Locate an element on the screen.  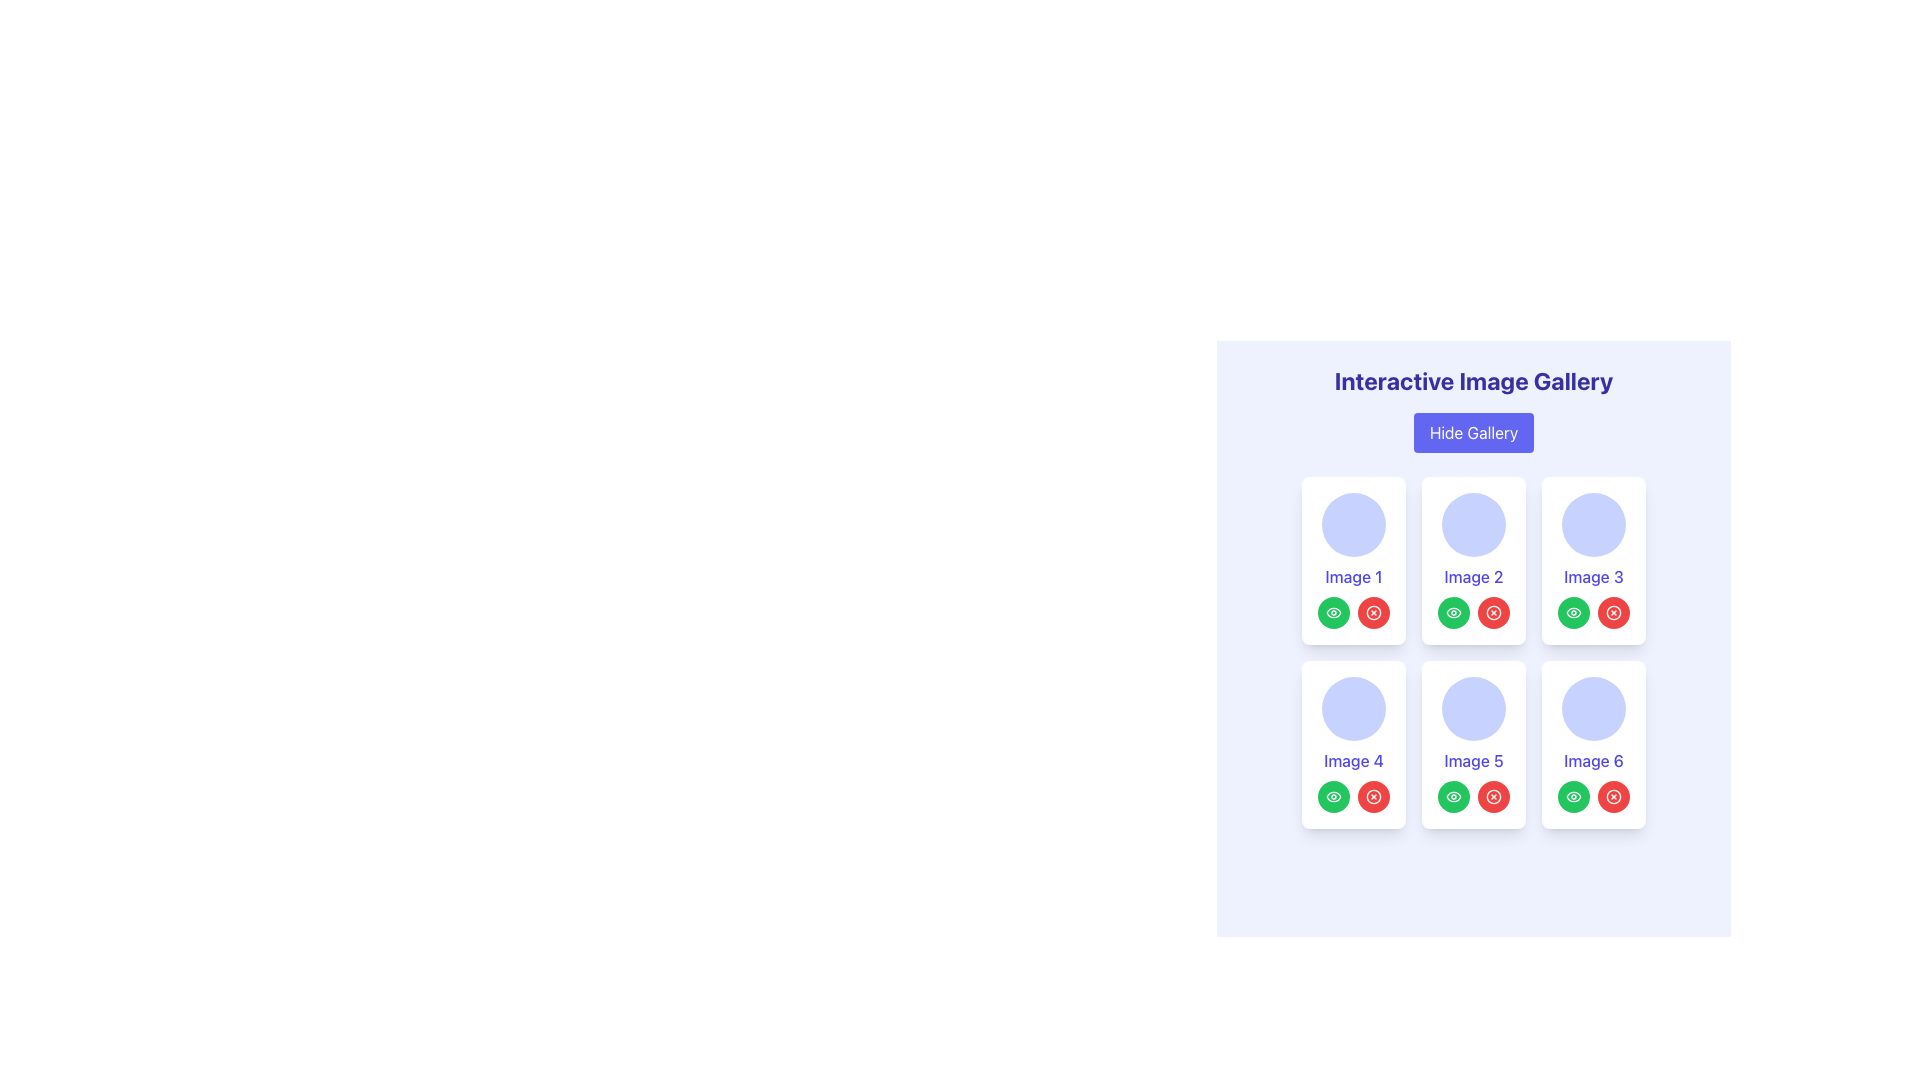
the green eye button in the two-button group for image control located beneath the 'Image 3' label is located at coordinates (1592, 612).